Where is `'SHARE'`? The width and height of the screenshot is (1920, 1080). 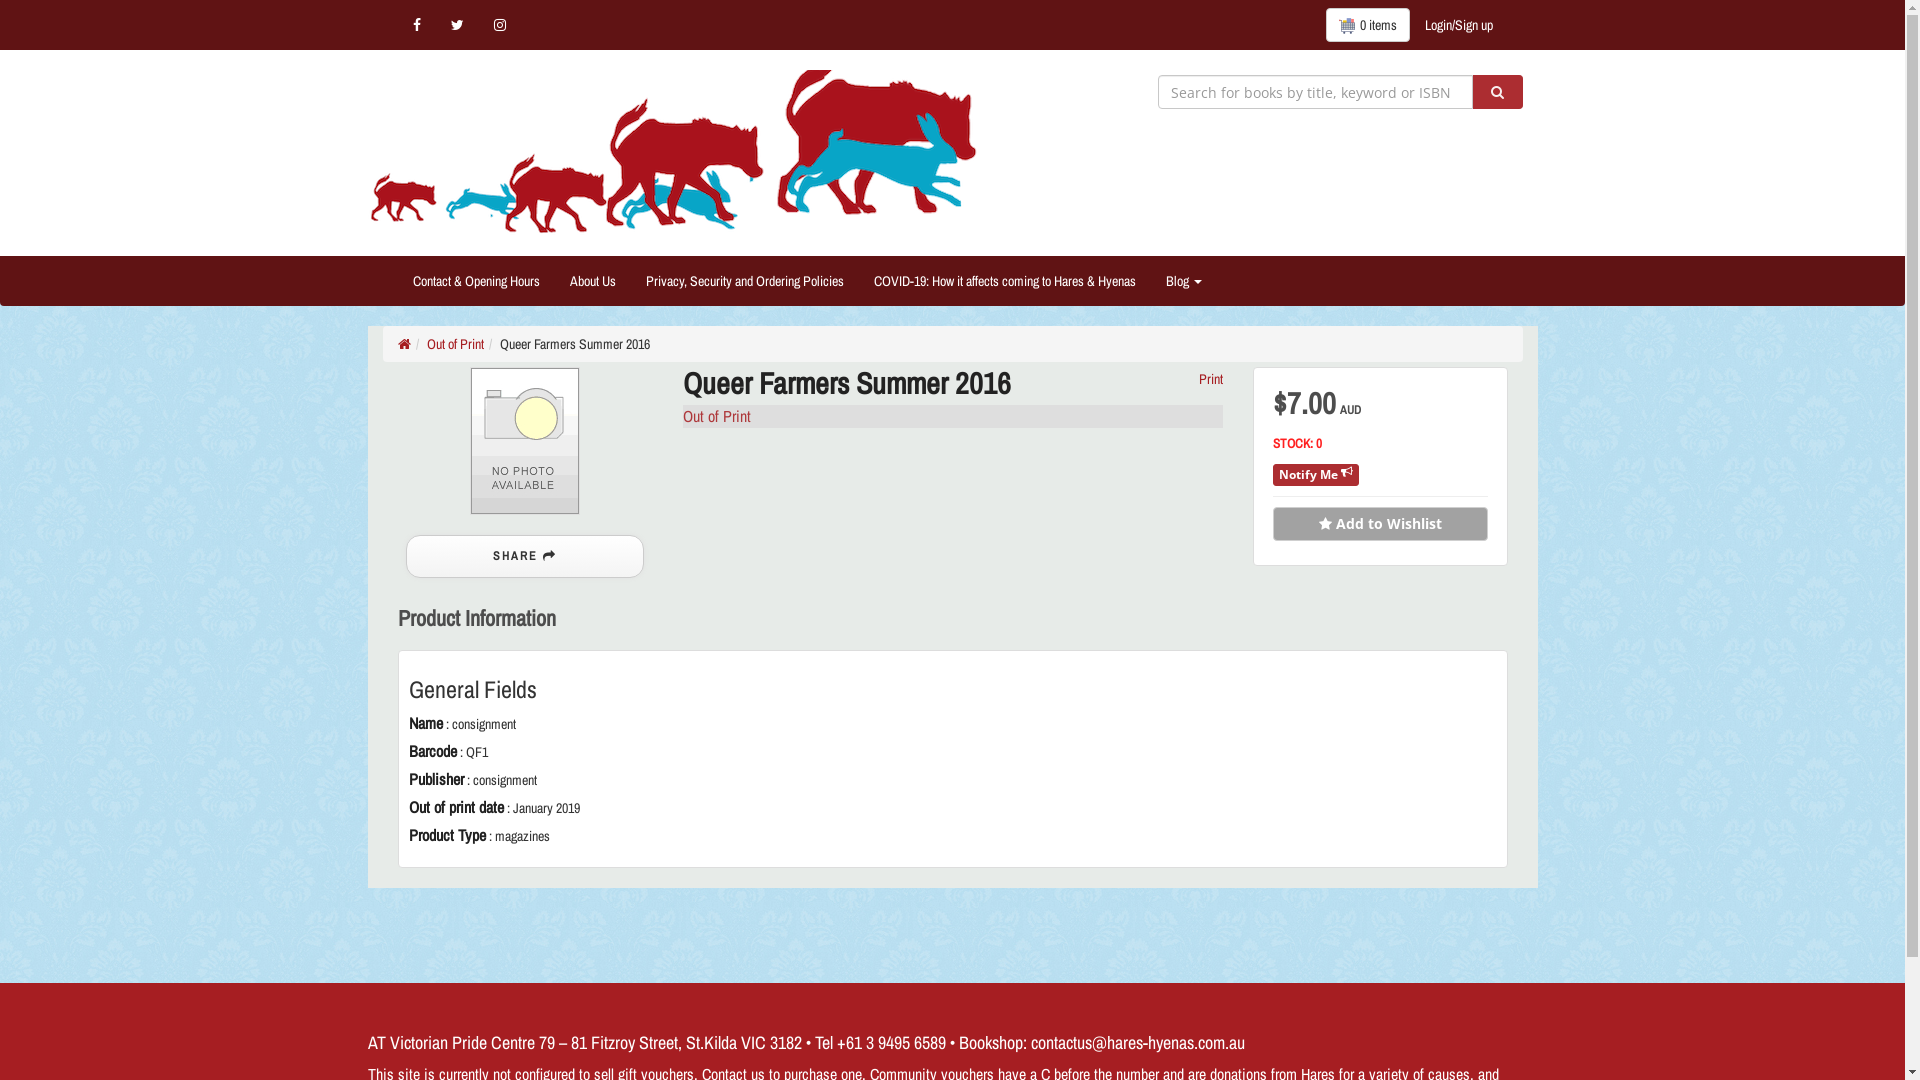
'SHARE' is located at coordinates (524, 556).